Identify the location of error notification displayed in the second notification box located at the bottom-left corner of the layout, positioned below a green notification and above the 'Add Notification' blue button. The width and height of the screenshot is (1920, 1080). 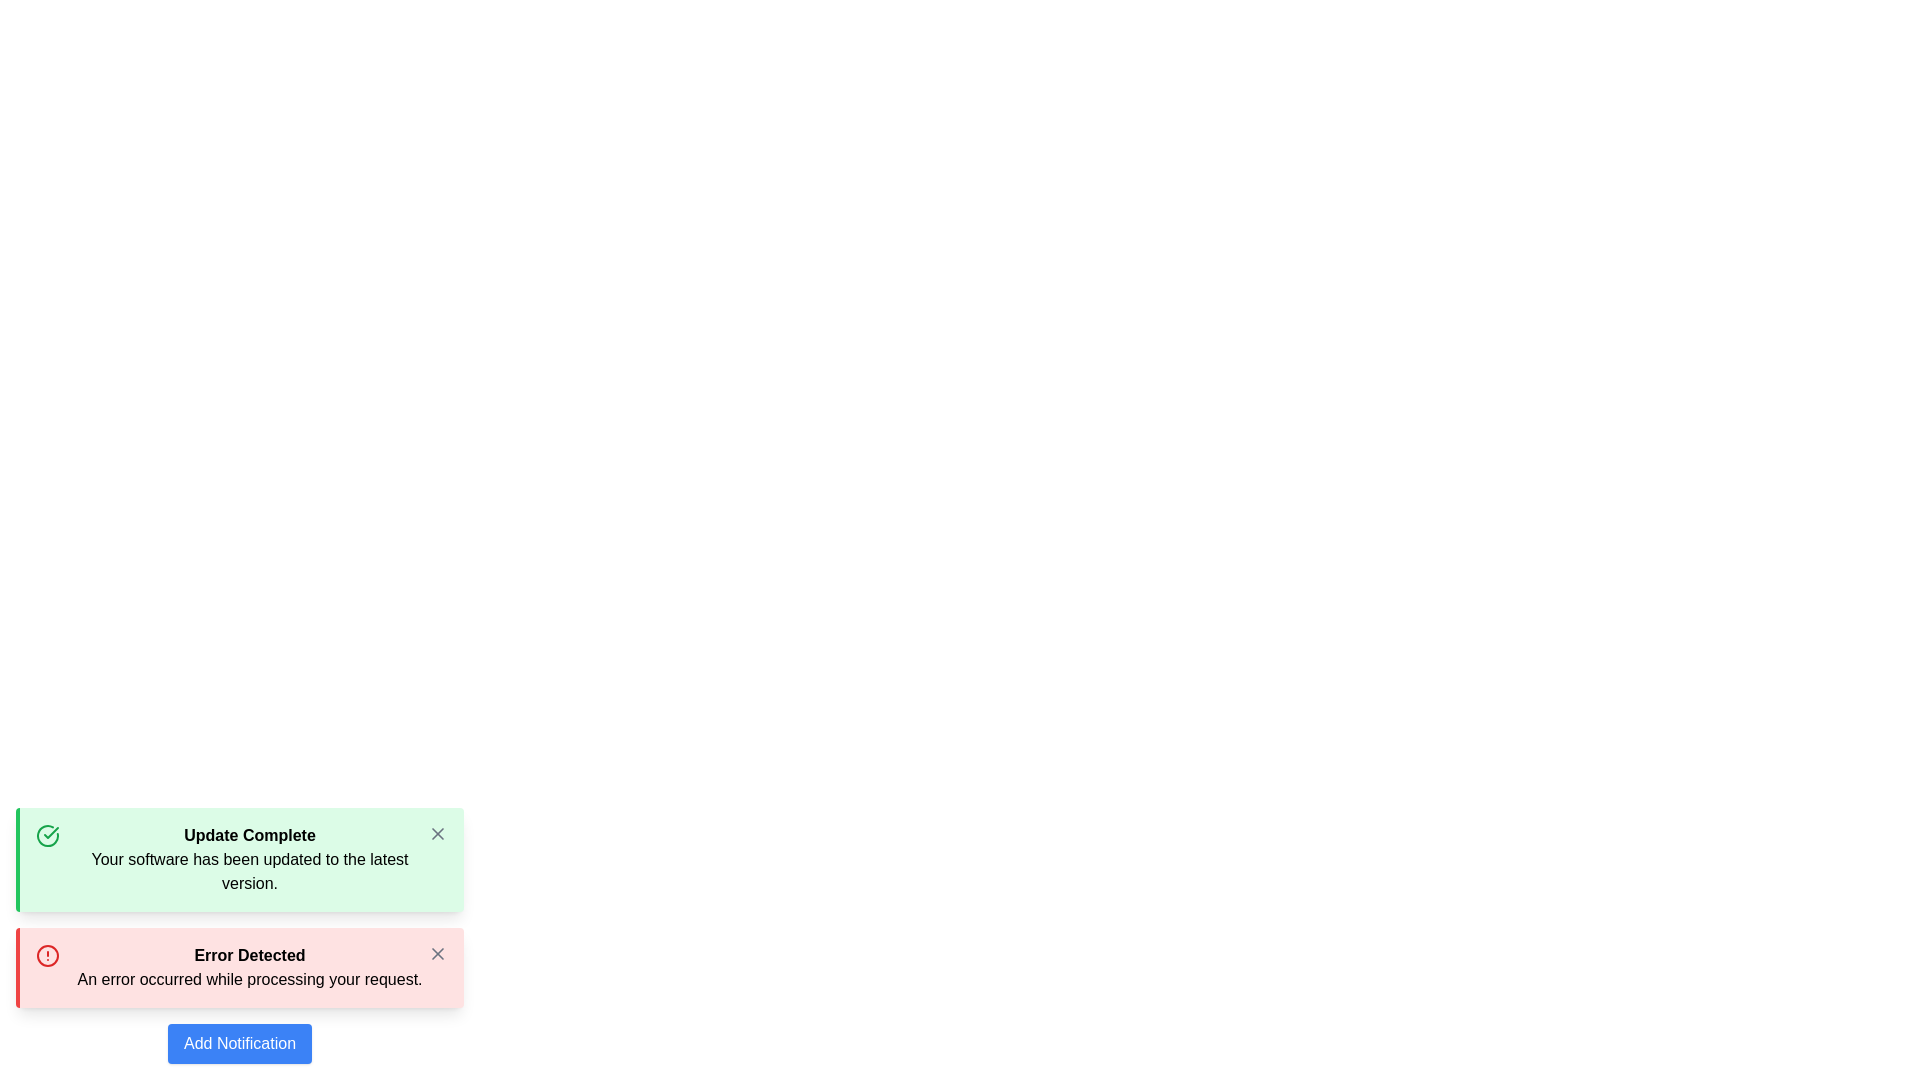
(240, 967).